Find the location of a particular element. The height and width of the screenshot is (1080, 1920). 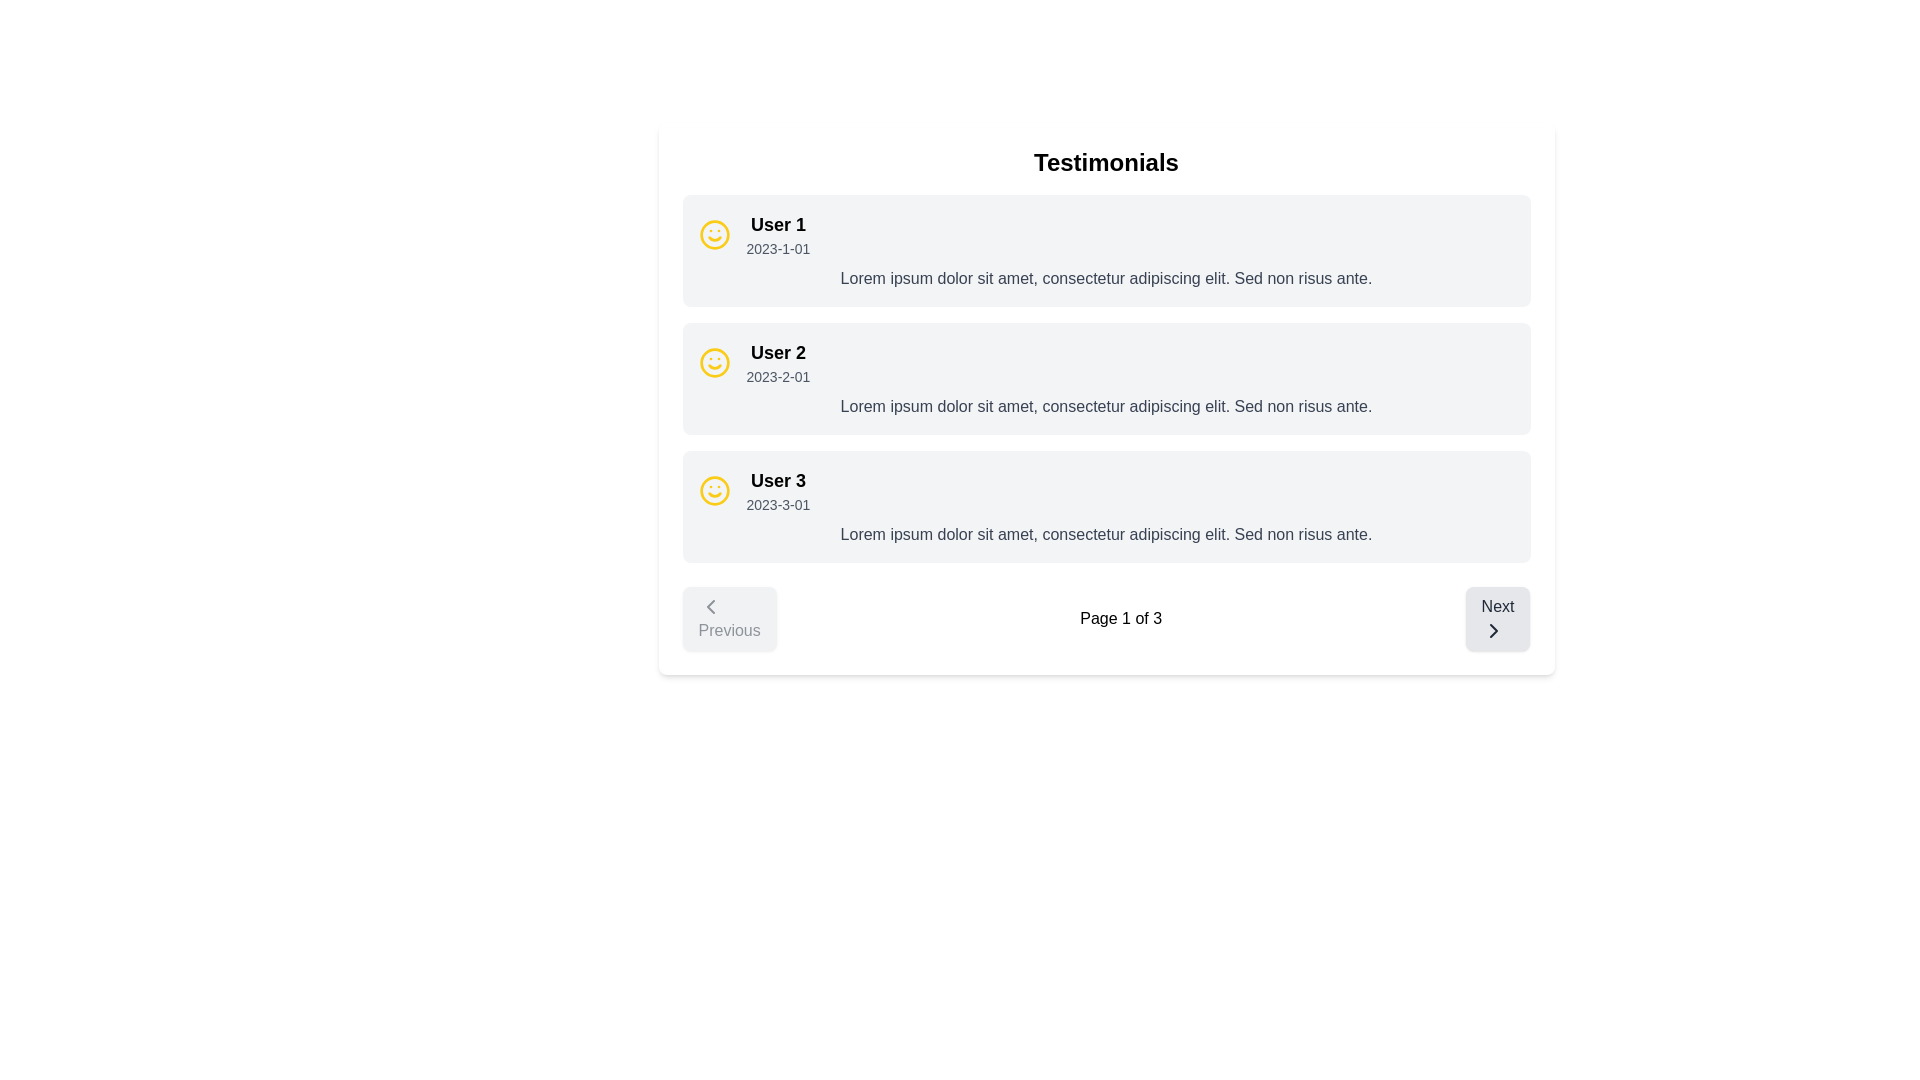

the text label identifying a specific user's testimonial located in the second row under the 'Testimonials' section, positioned above the date '2023-2-01' and next to a smiley face icon is located at coordinates (777, 352).